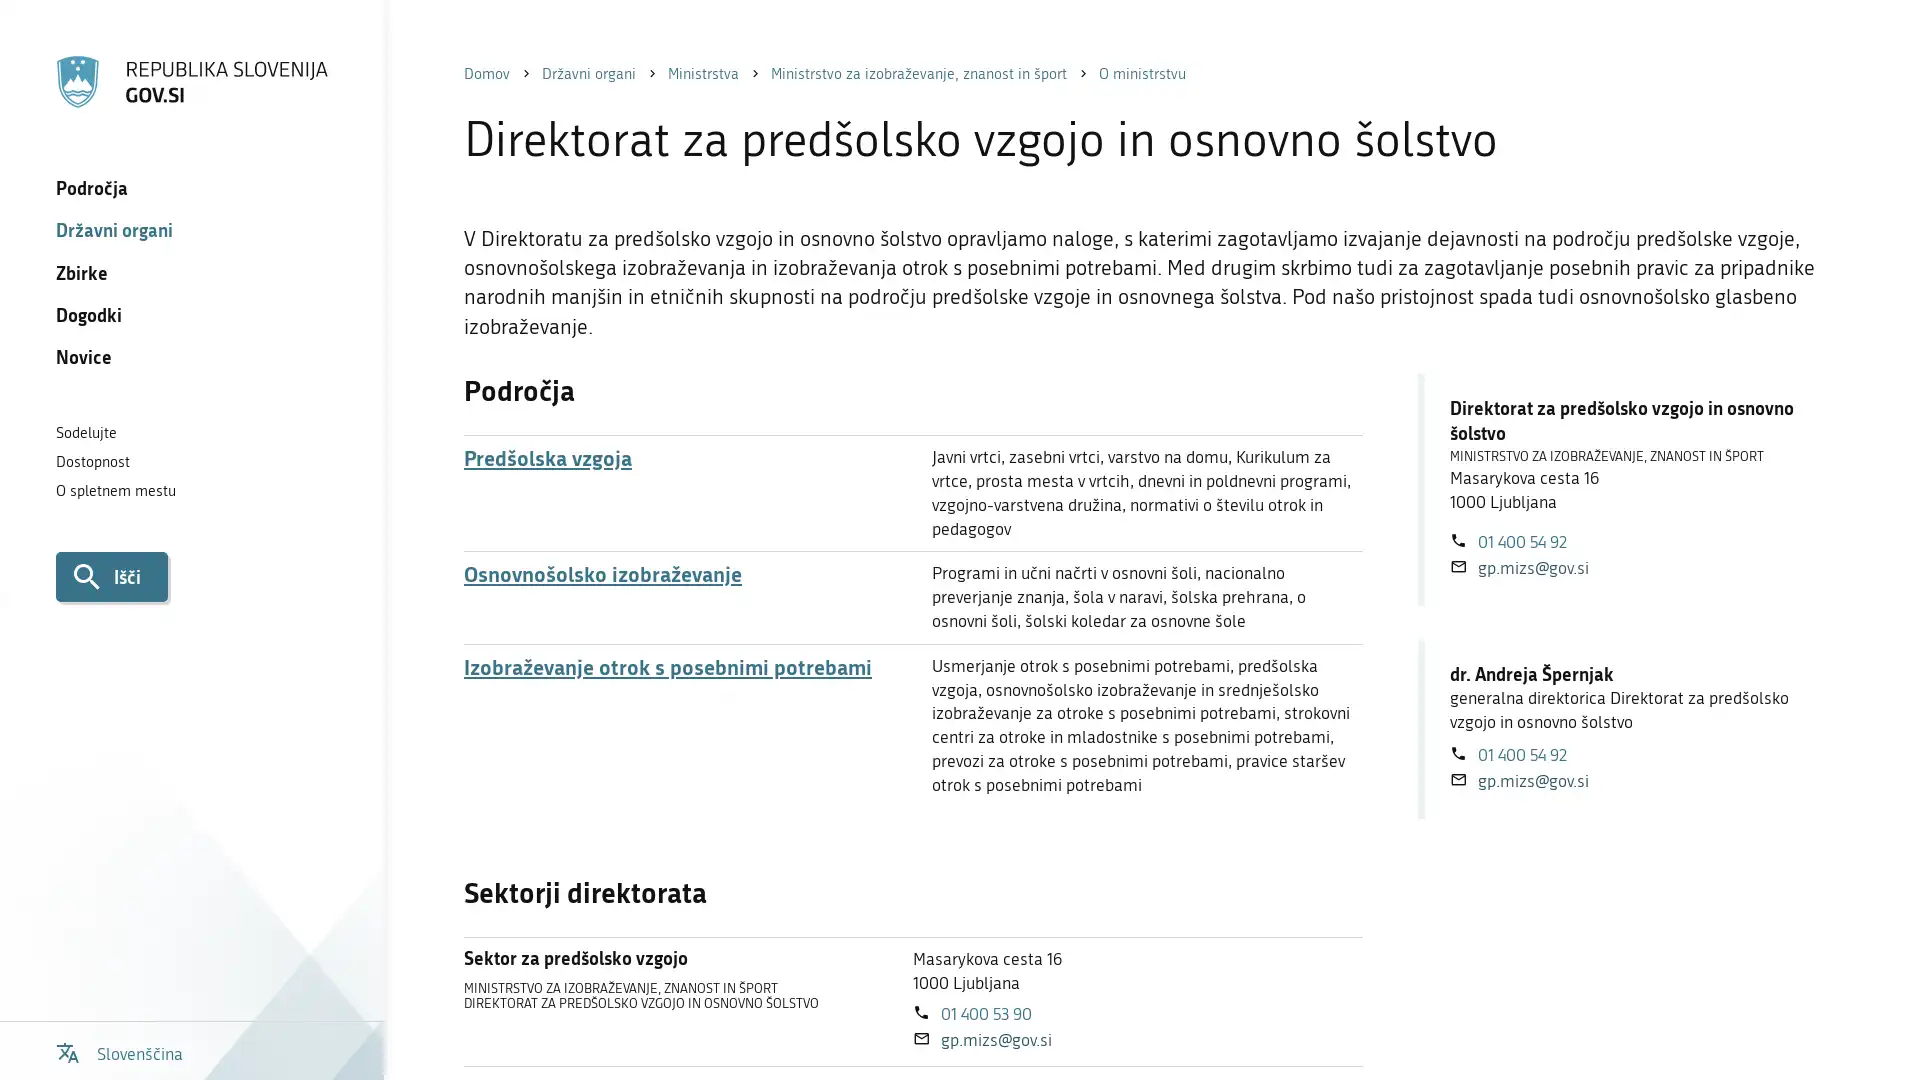 This screenshot has width=1920, height=1080. What do you see at coordinates (1861, 49) in the screenshot?
I see `Zapri izbirnik za jezik` at bounding box center [1861, 49].